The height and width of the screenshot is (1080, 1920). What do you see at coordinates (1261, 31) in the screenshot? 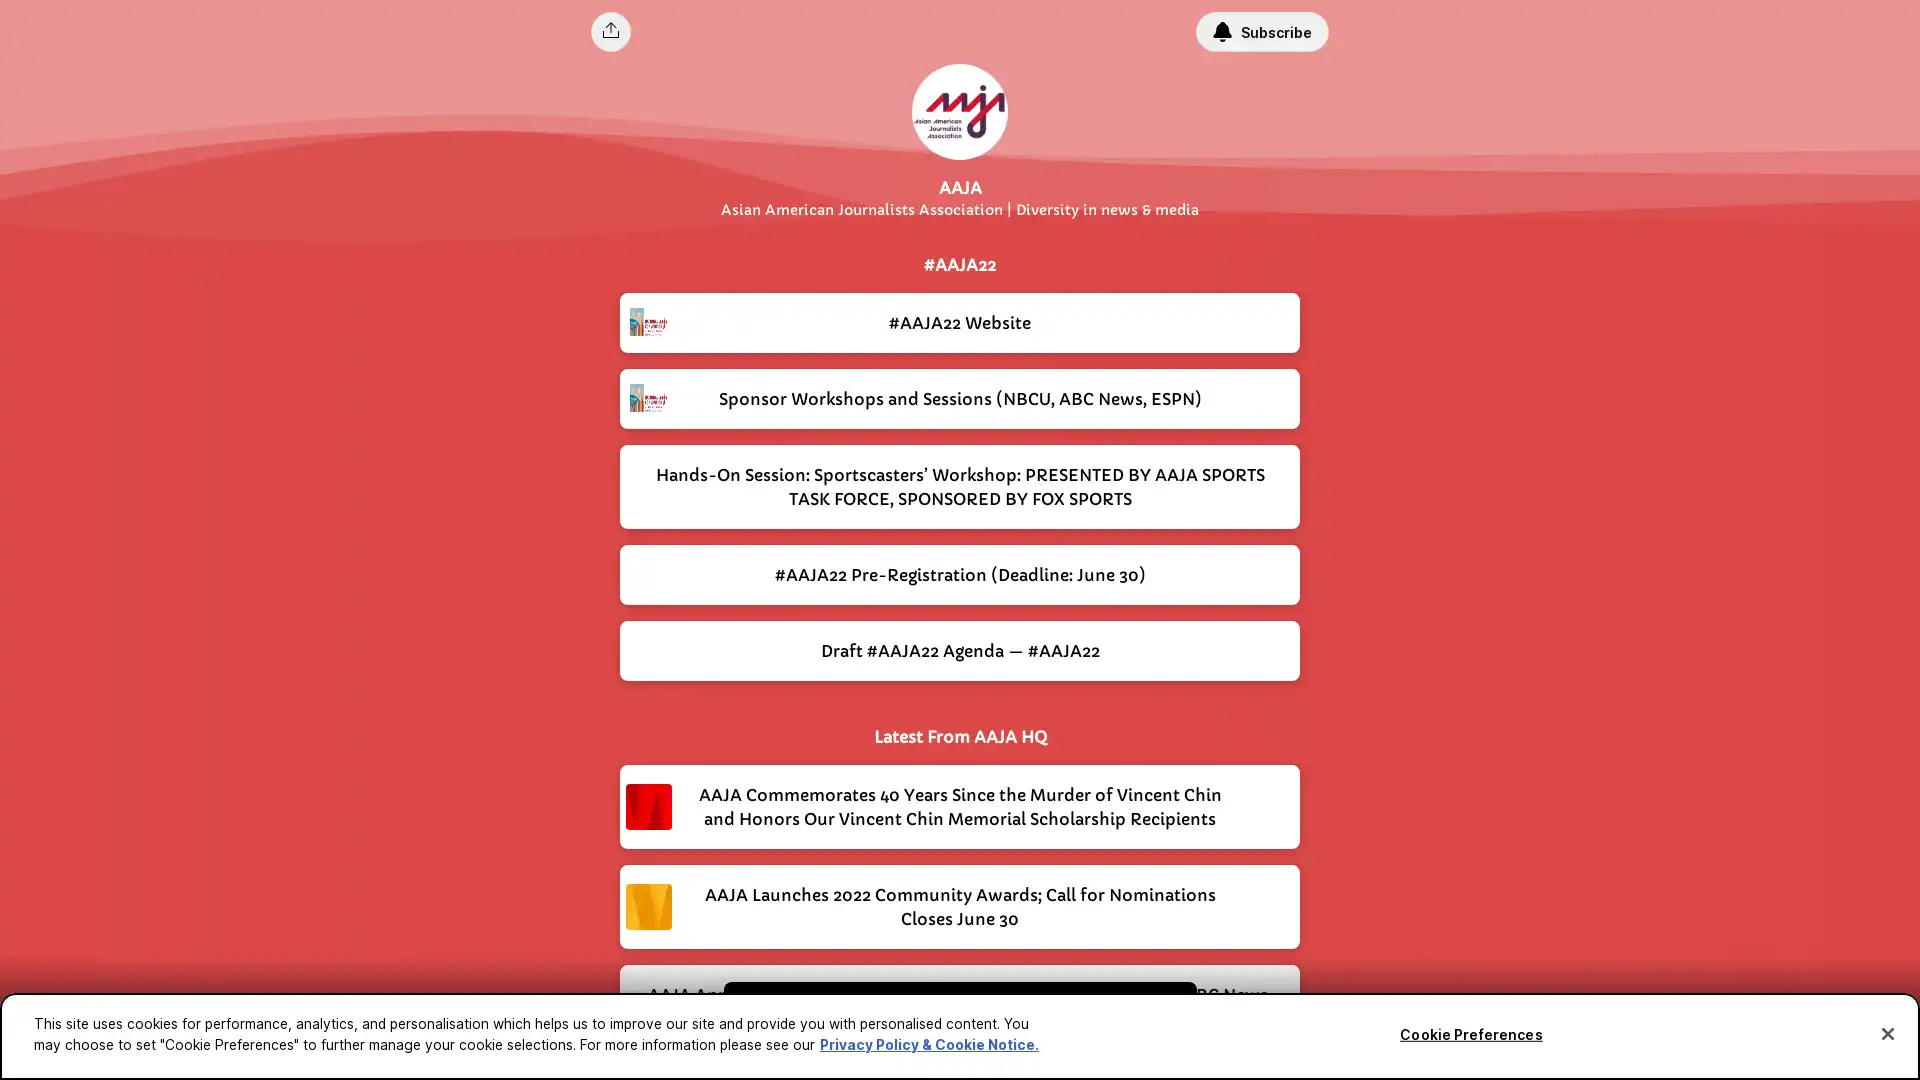
I see `Subscribe` at bounding box center [1261, 31].